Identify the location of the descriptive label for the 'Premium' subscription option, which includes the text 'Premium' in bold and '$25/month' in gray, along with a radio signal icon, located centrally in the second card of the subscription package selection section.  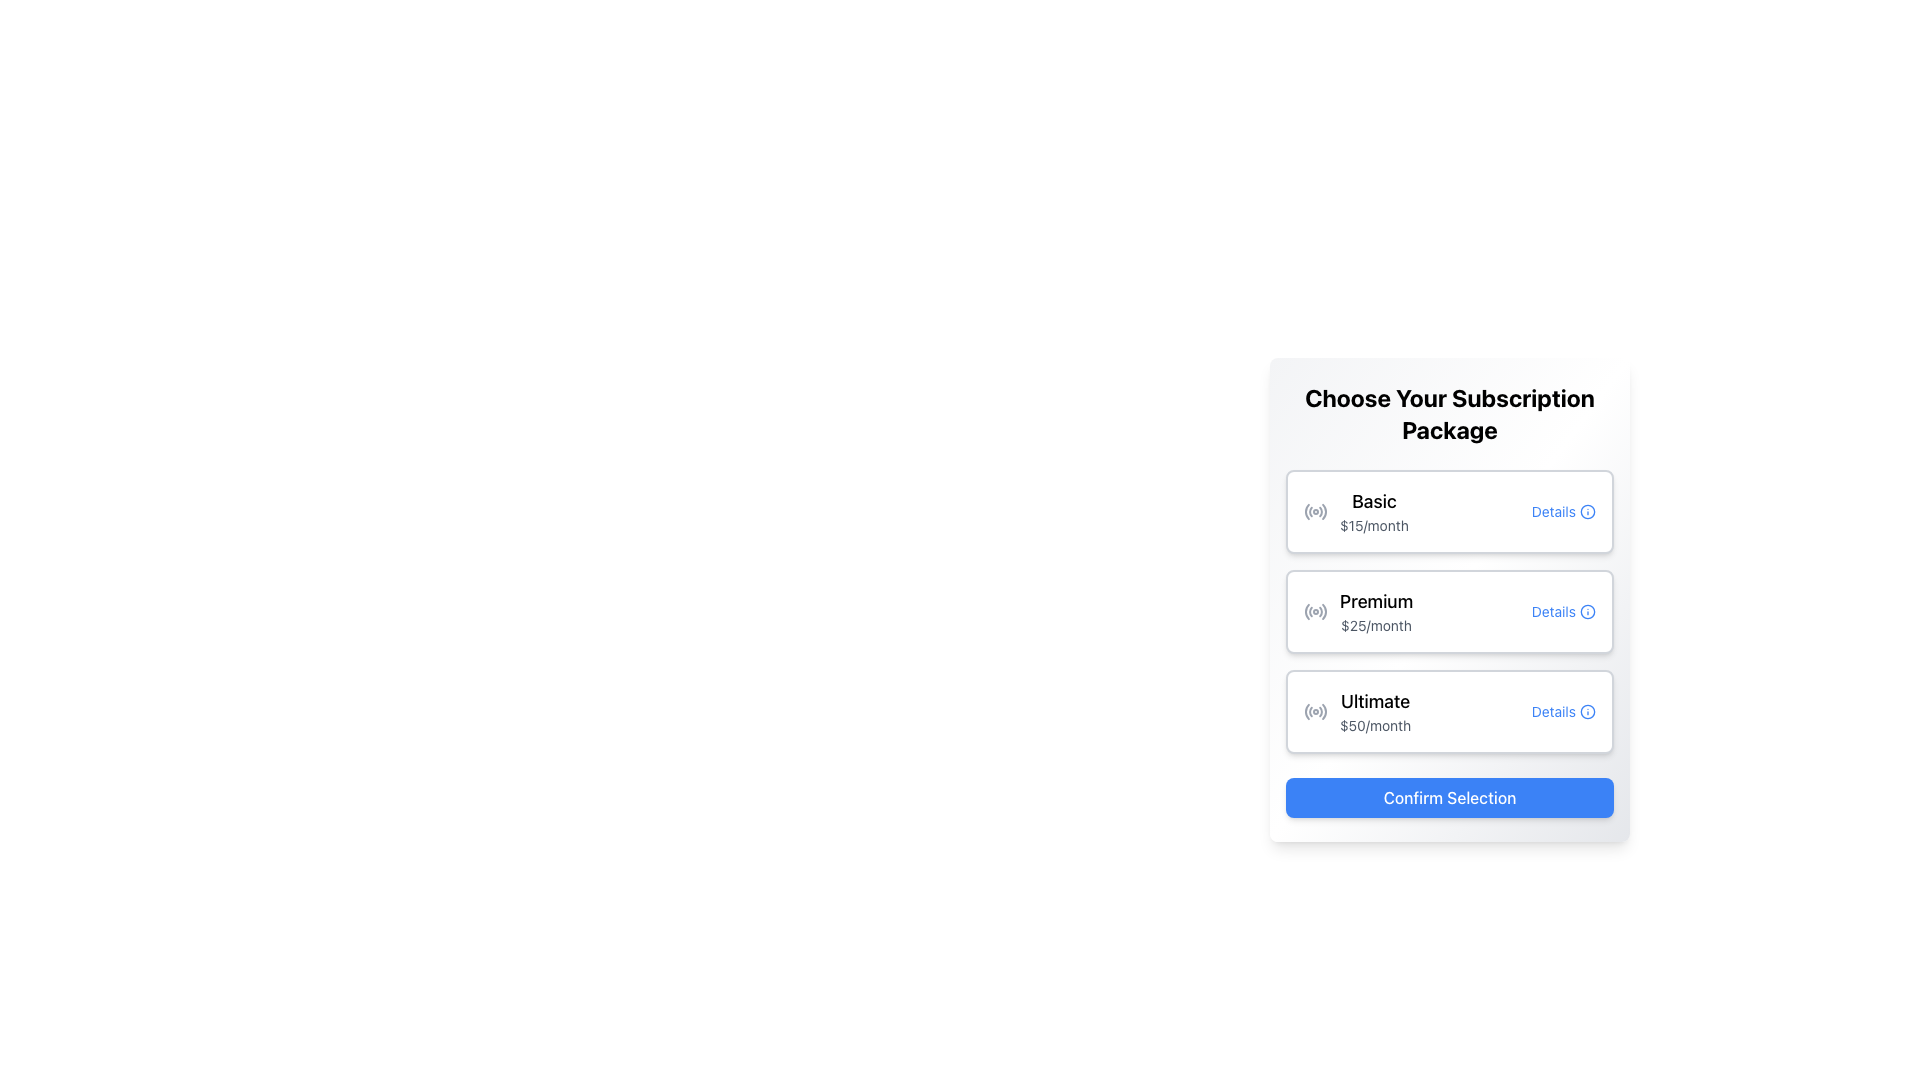
(1358, 611).